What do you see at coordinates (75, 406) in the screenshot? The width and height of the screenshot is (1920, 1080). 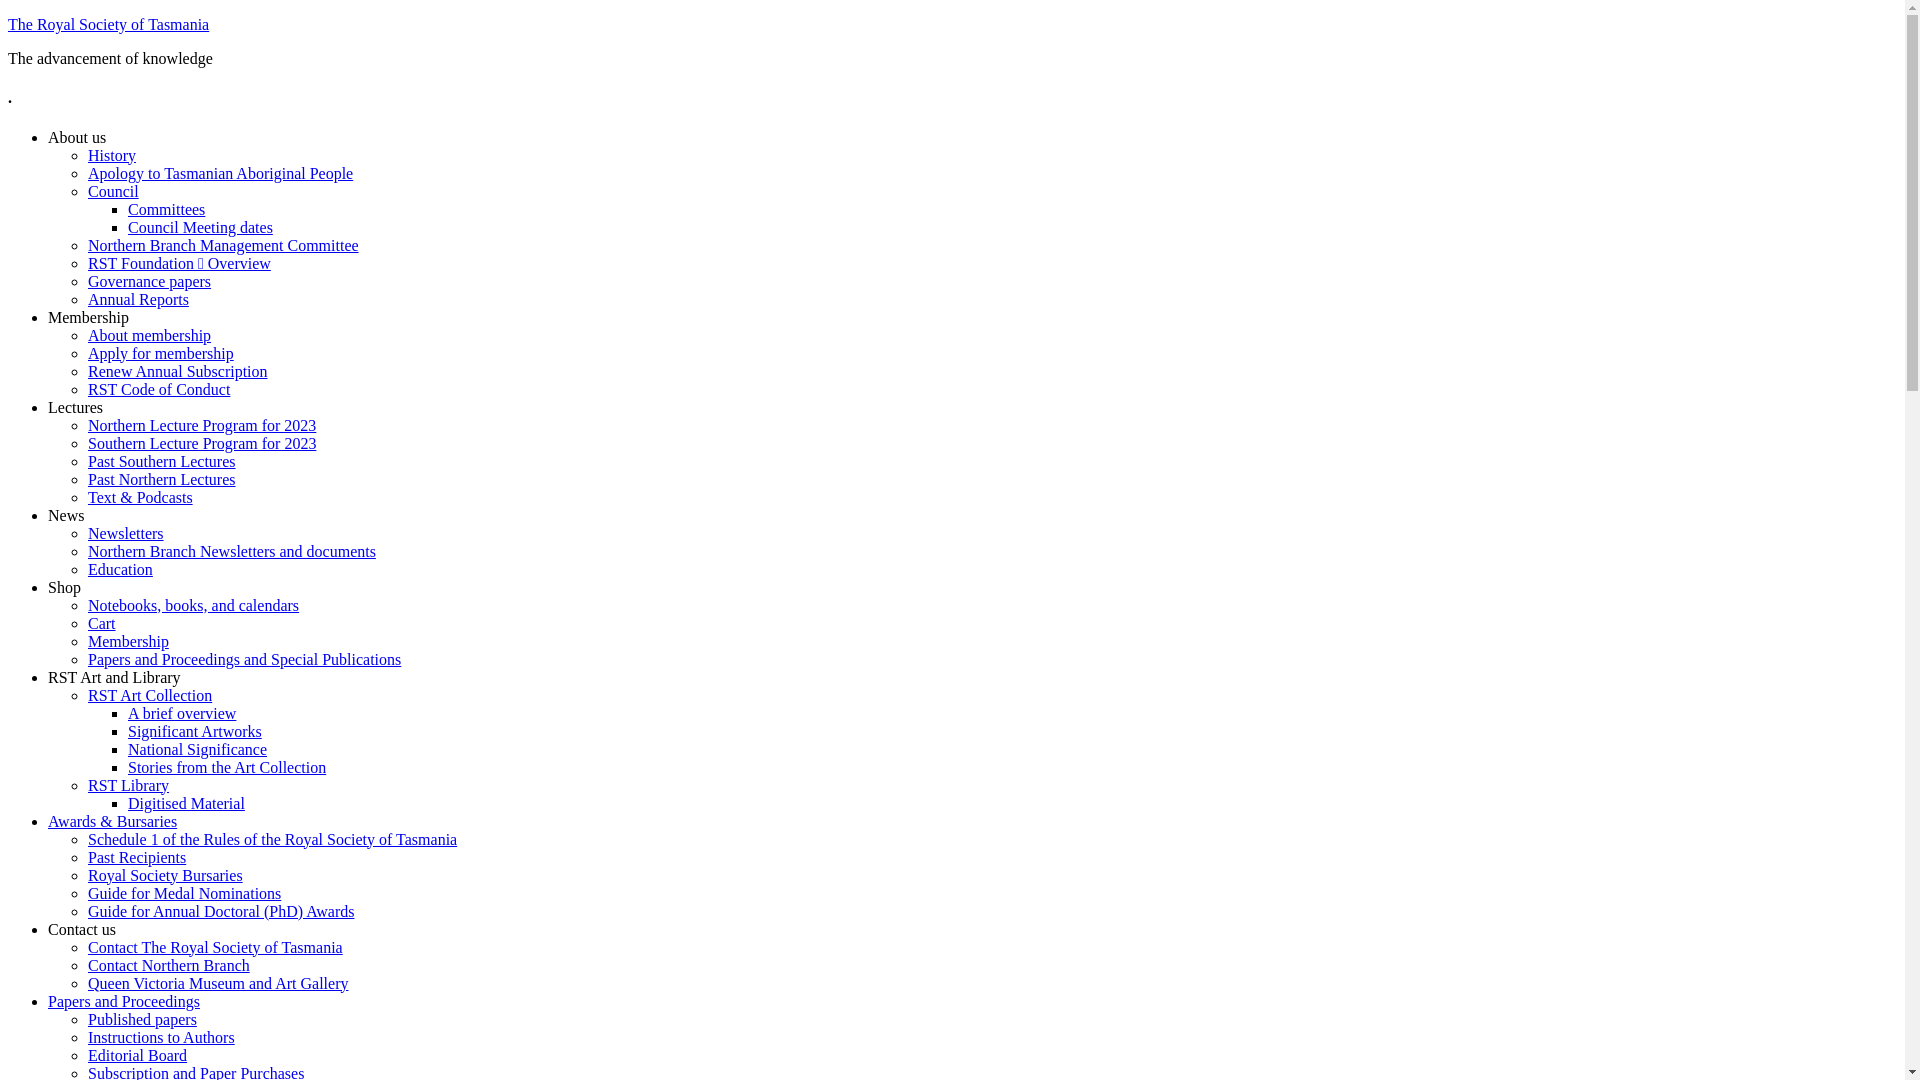 I see `'Lectures'` at bounding box center [75, 406].